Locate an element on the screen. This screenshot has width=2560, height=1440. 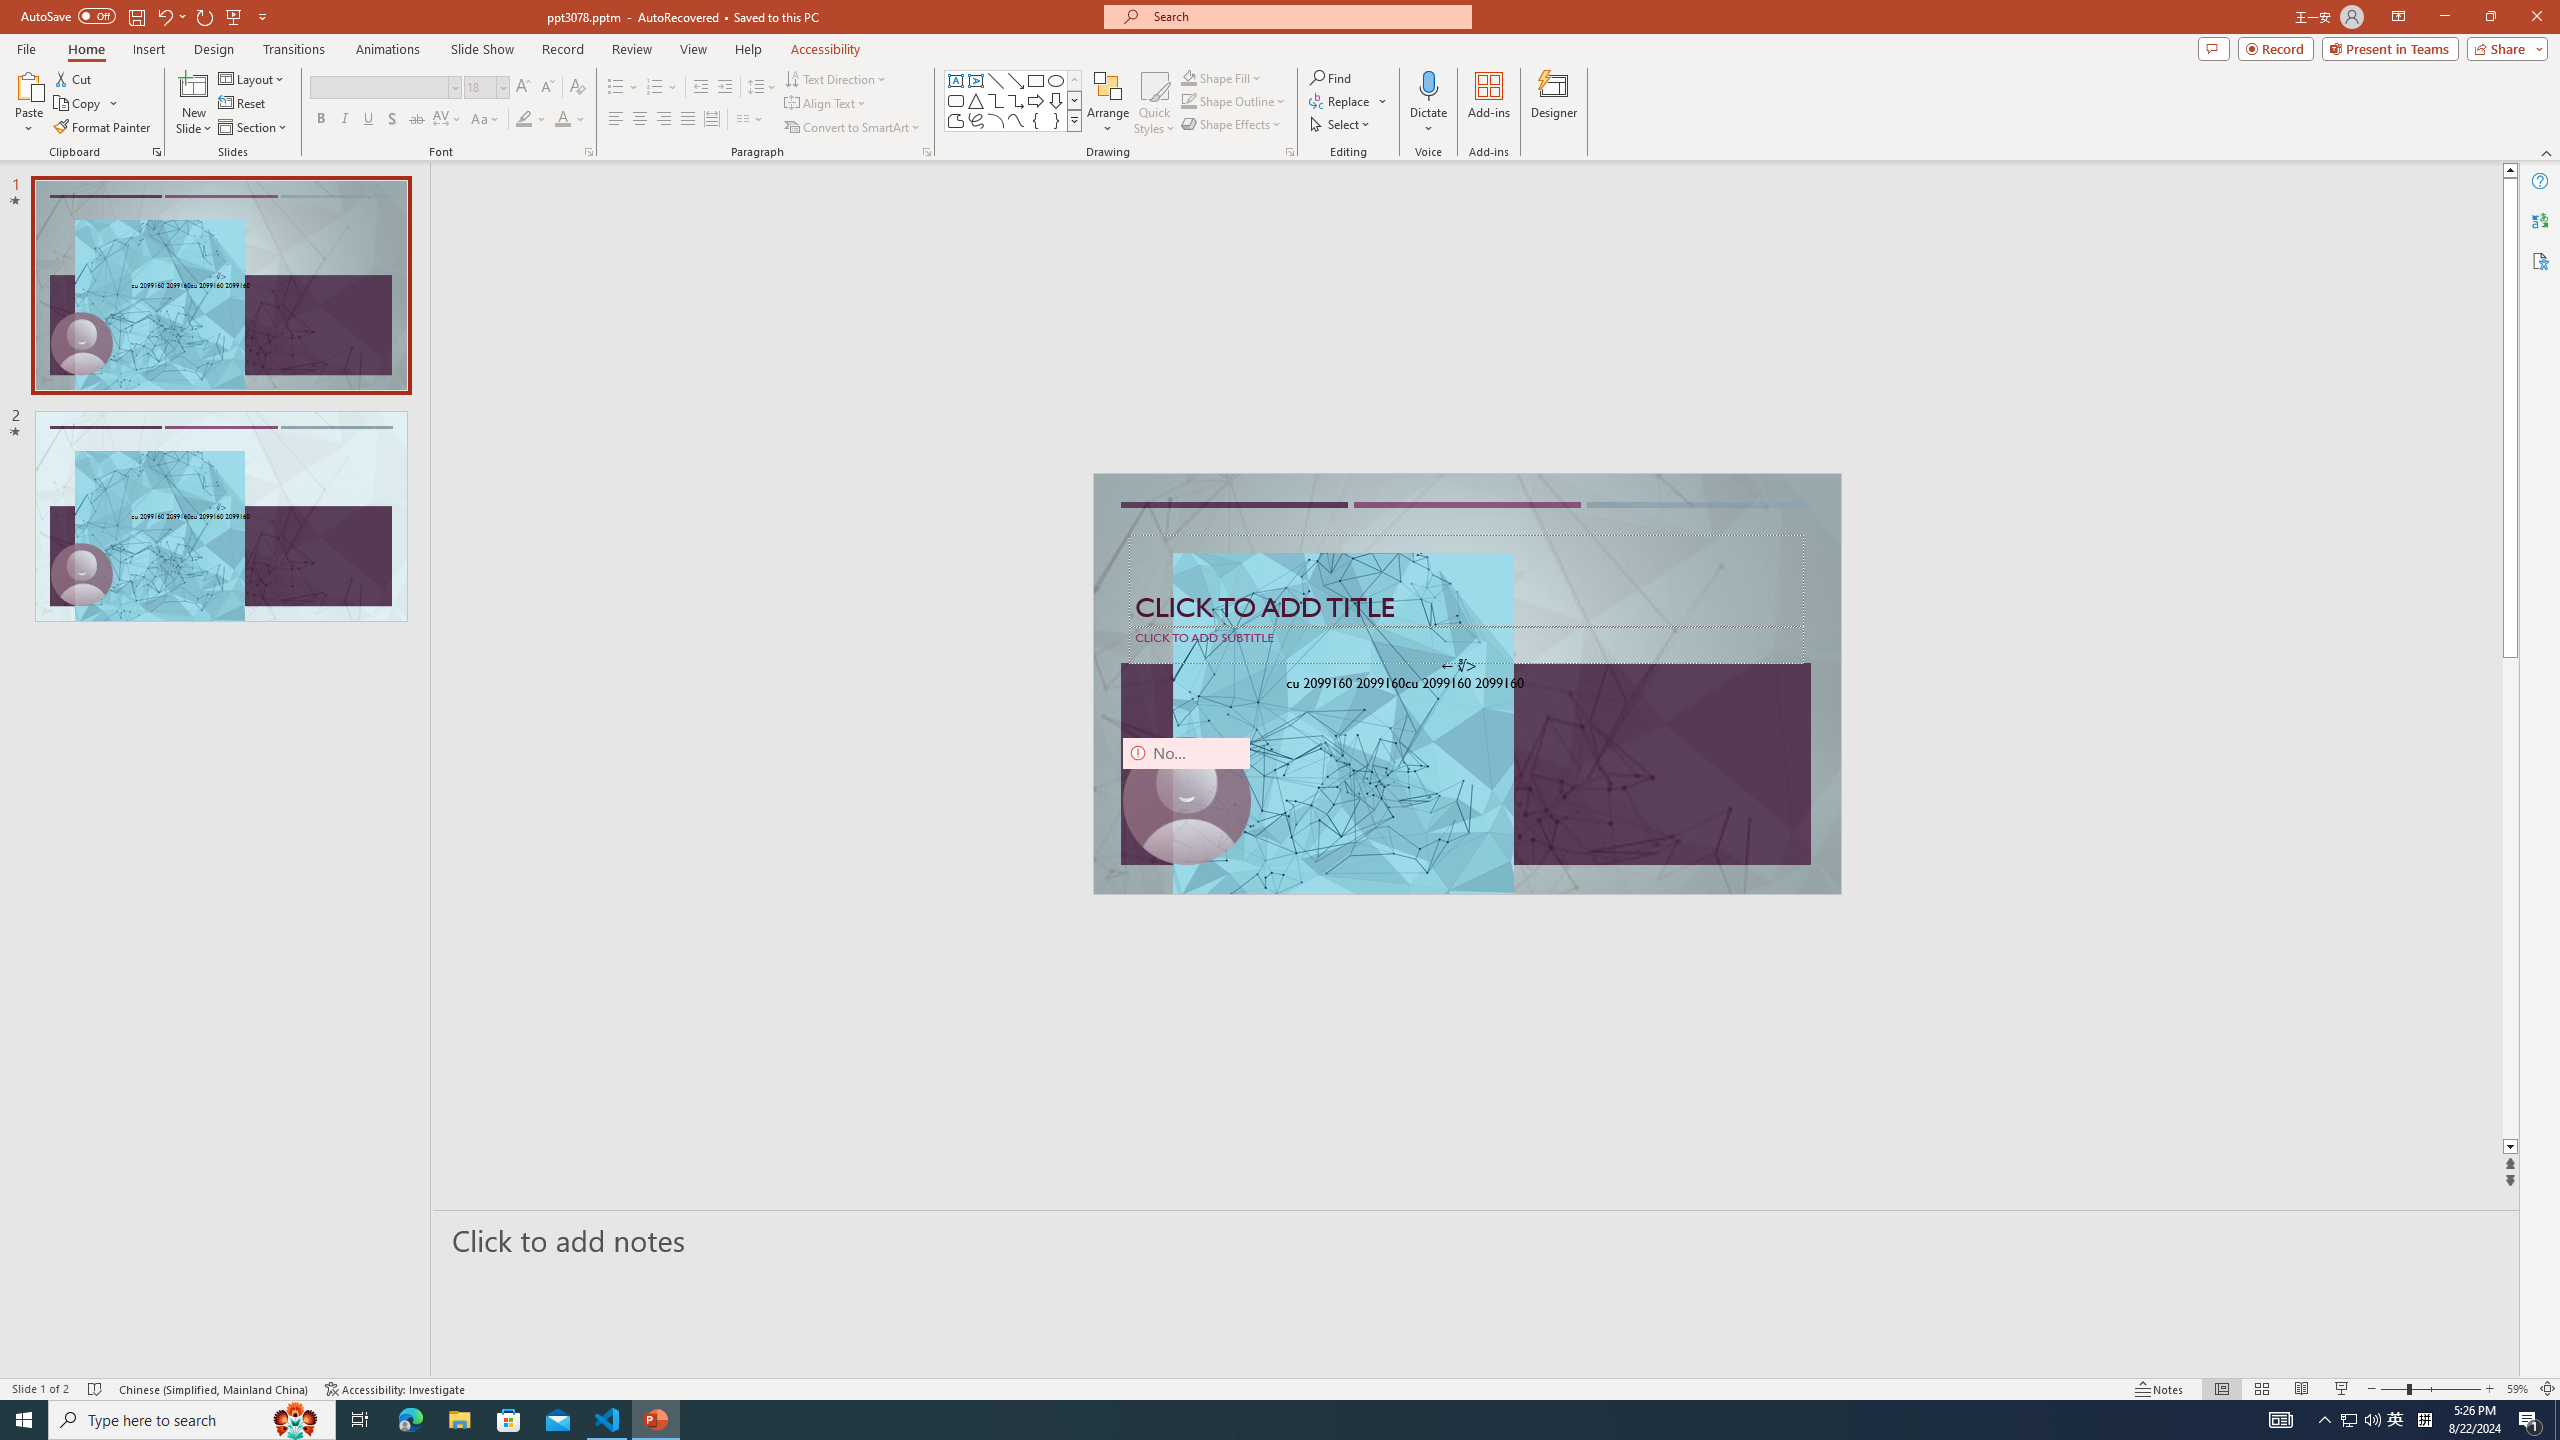
'Decrease Font Size' is located at coordinates (546, 87).